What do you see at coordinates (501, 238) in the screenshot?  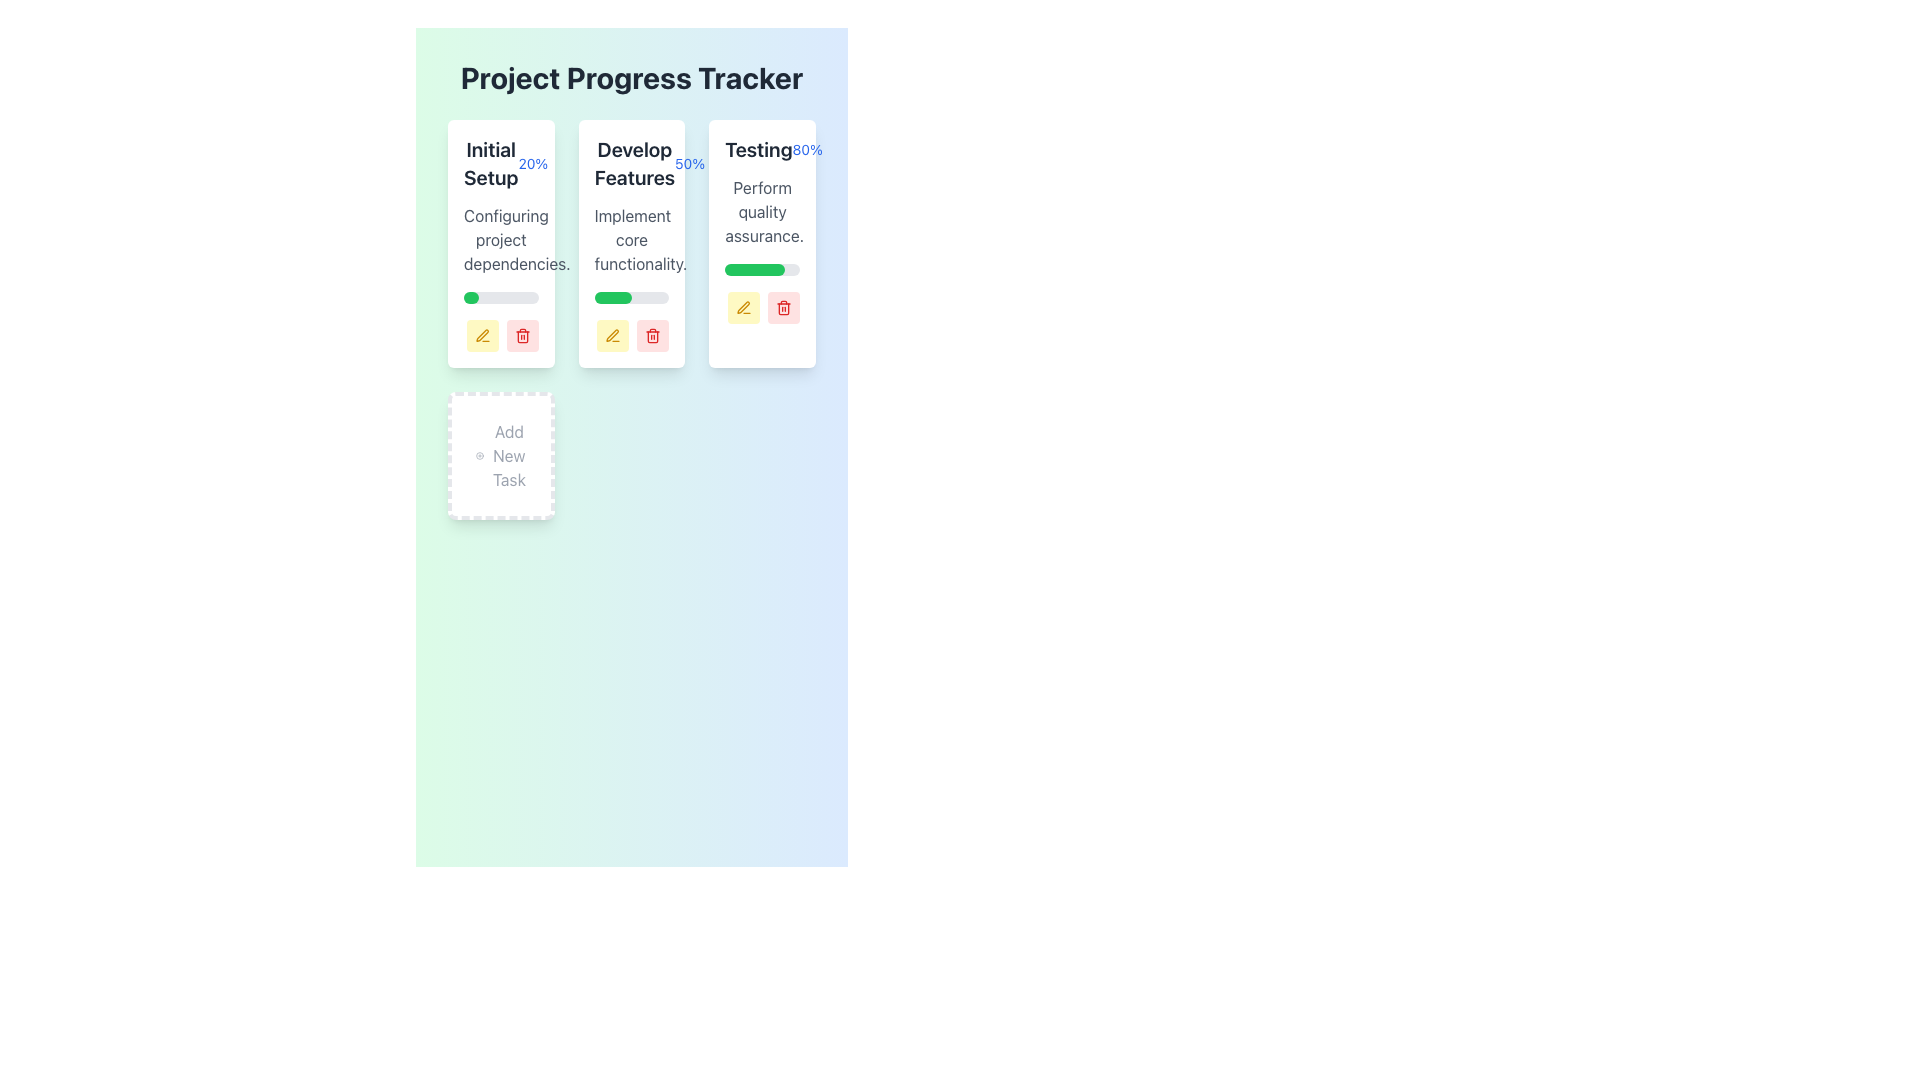 I see `the Text Label that displays descriptive text about the current task 'Configuring project dependencies' related to 'Initial Setup', located below the title 'Initial Setup' and above the progress bar in the 'Project Progress Tracker' card` at bounding box center [501, 238].